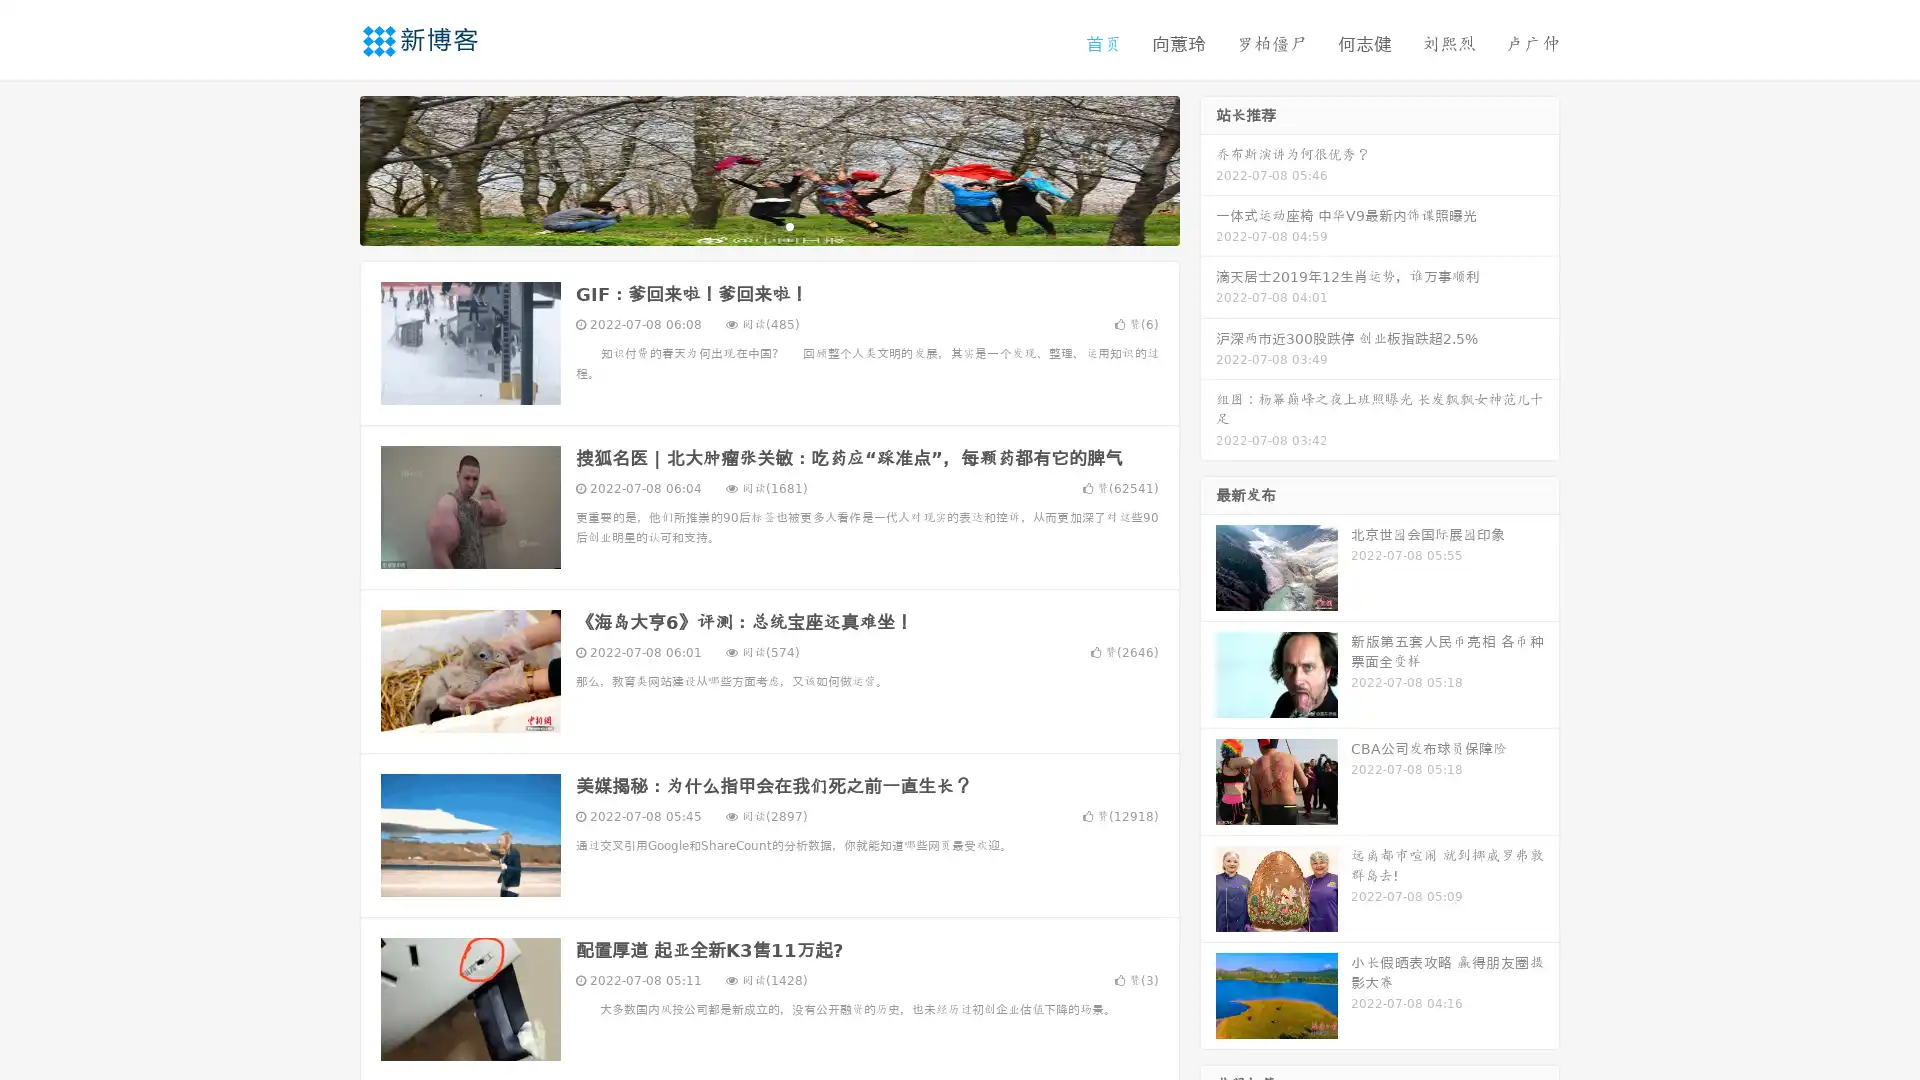 This screenshot has width=1920, height=1080. Describe the element at coordinates (330, 168) in the screenshot. I see `Previous slide` at that location.